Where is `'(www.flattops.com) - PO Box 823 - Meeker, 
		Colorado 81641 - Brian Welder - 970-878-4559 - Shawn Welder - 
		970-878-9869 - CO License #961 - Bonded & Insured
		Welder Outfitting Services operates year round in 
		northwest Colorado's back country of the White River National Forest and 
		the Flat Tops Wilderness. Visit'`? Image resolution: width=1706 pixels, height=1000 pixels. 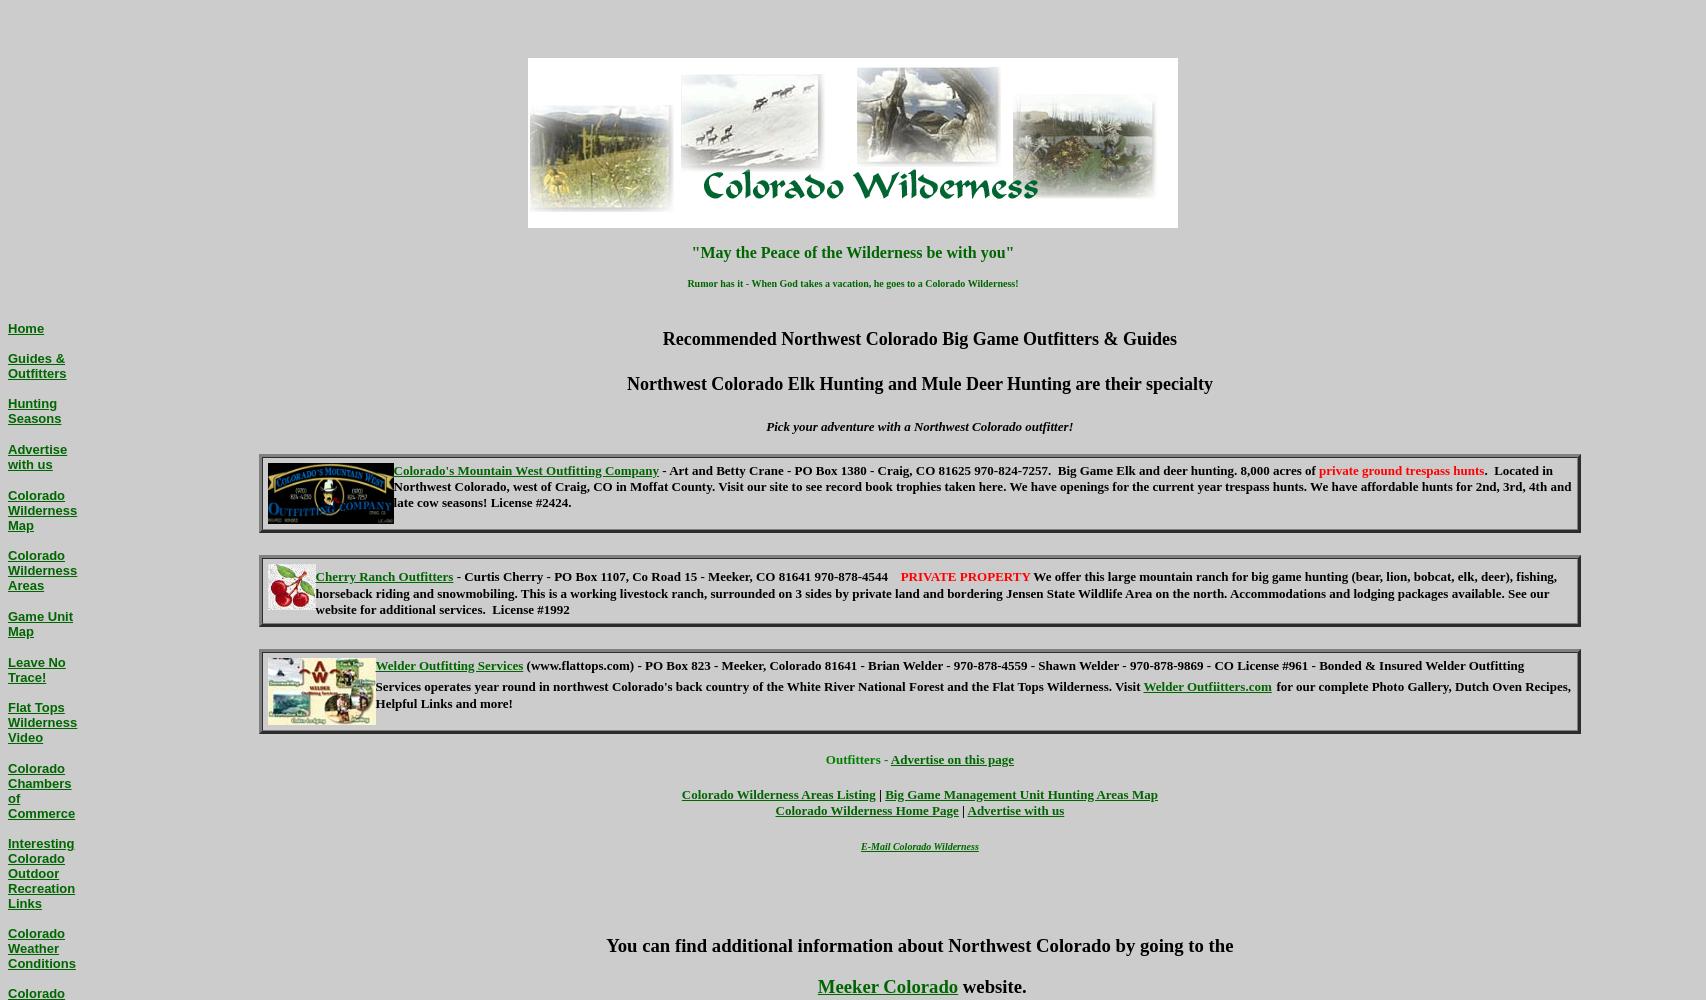
'(www.flattops.com) - PO Box 823 - Meeker, 
		Colorado 81641 - Brian Welder - 970-878-4559 - Shawn Welder - 
		970-878-9869 - CO License #961 - Bonded & Insured
		Welder Outfitting Services operates year round in 
		northwest Colorado's back country of the White River National Forest and 
		the Flat Tops Wilderness. Visit' is located at coordinates (949, 675).